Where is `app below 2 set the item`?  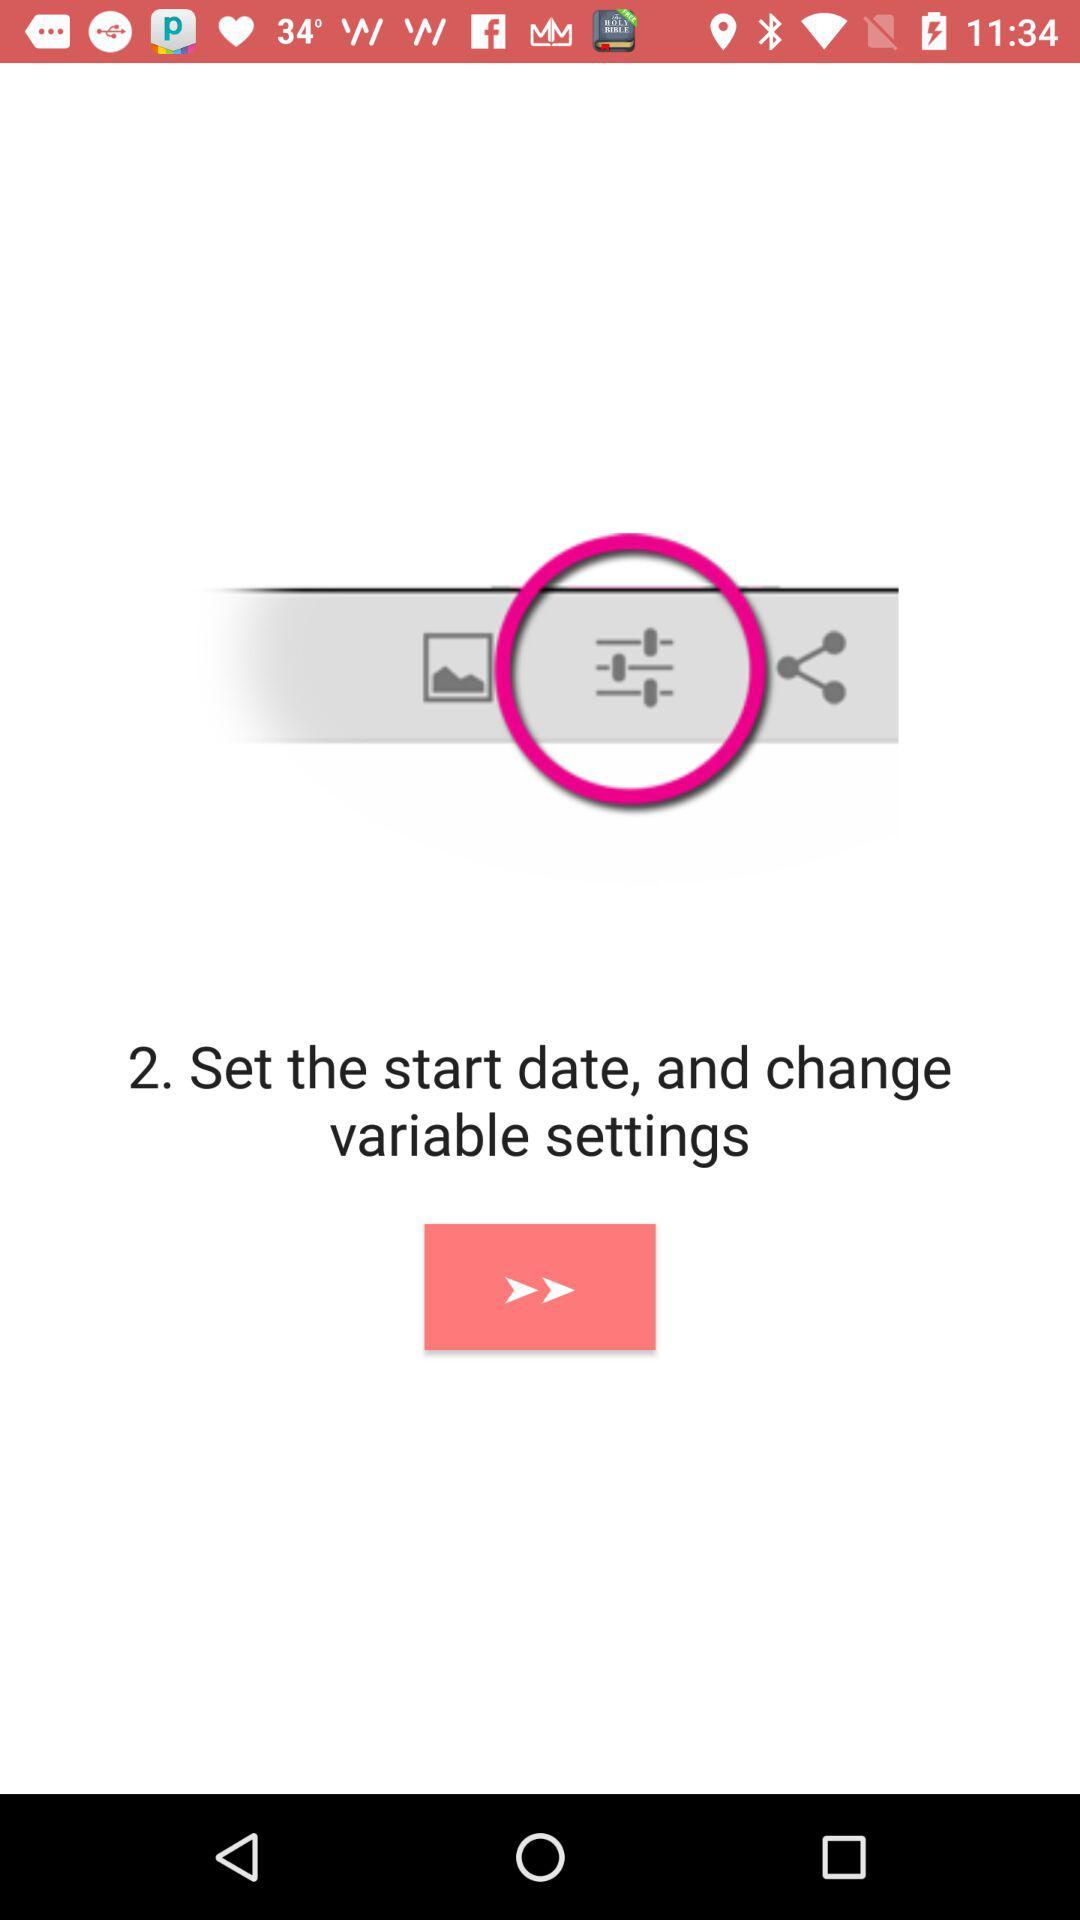
app below 2 set the item is located at coordinates (540, 1286).